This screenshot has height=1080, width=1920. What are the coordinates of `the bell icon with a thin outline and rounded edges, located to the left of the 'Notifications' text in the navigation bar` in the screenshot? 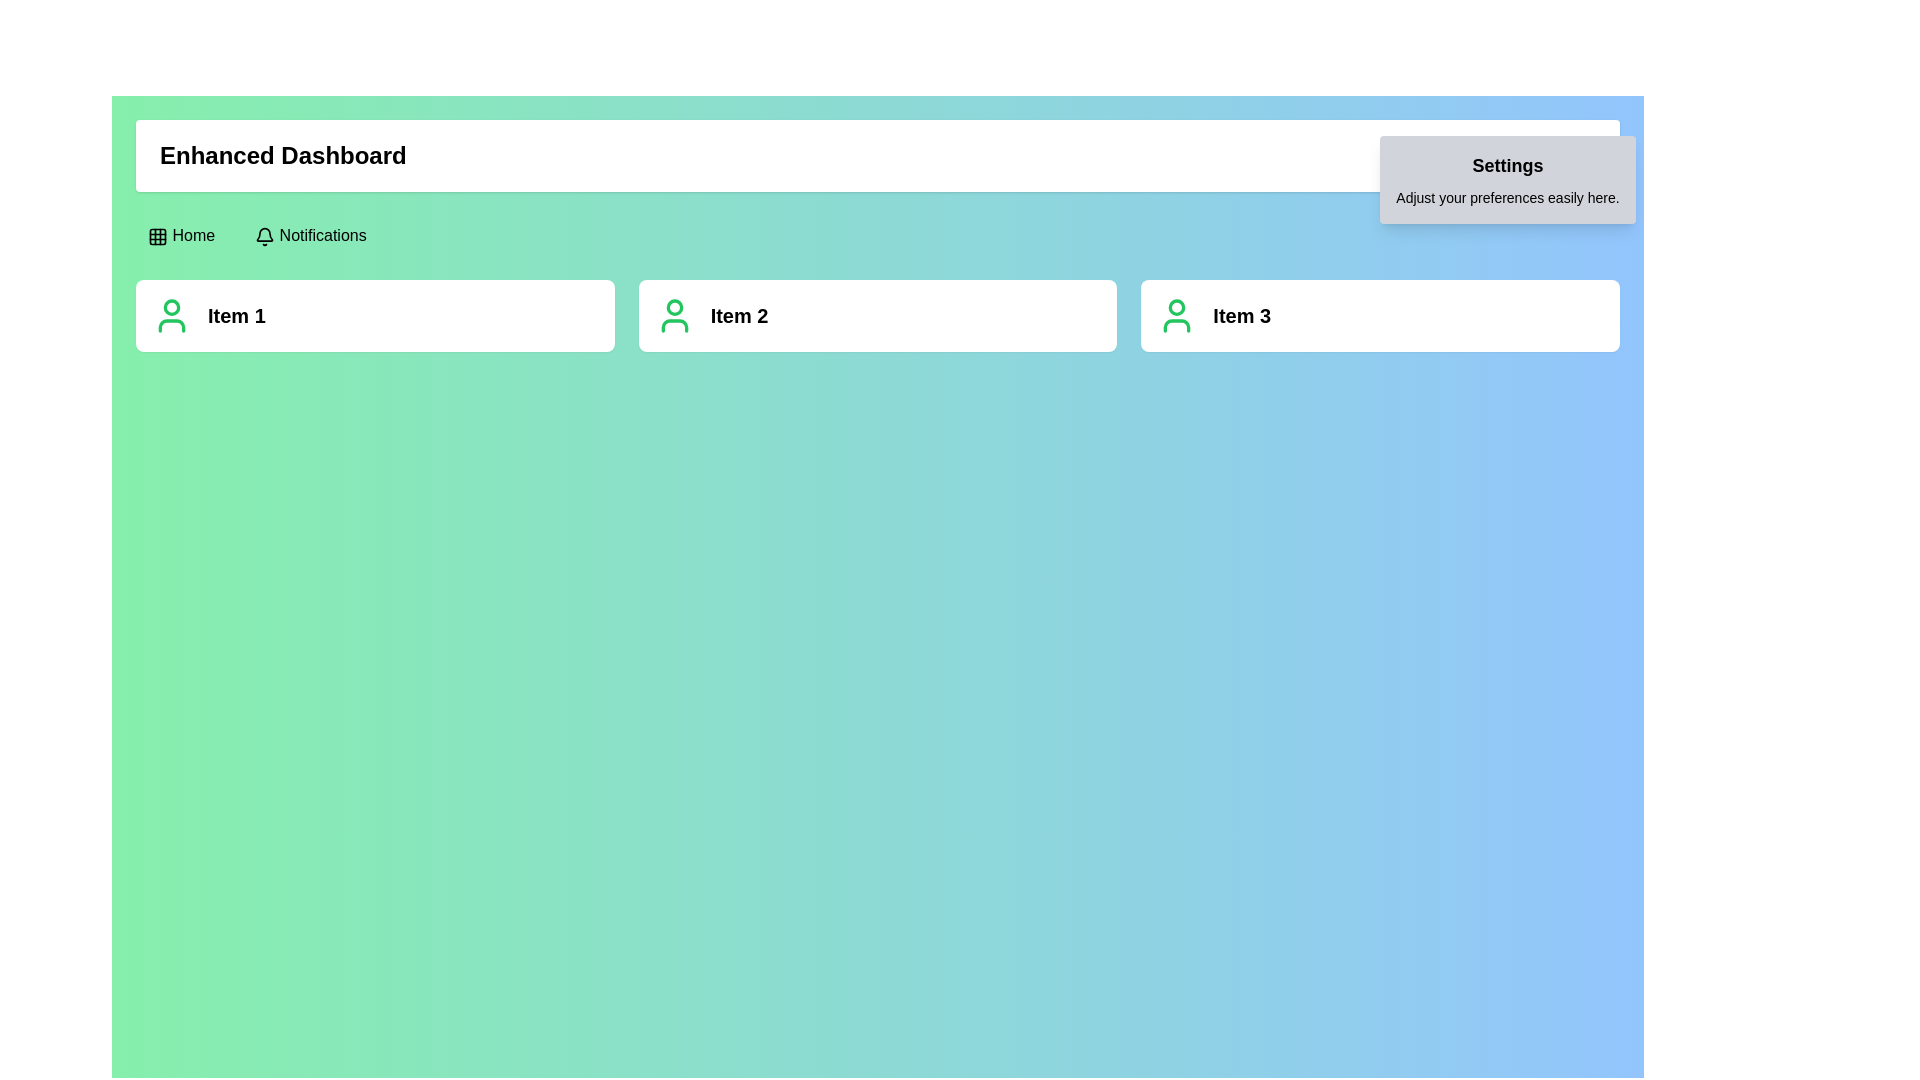 It's located at (264, 235).